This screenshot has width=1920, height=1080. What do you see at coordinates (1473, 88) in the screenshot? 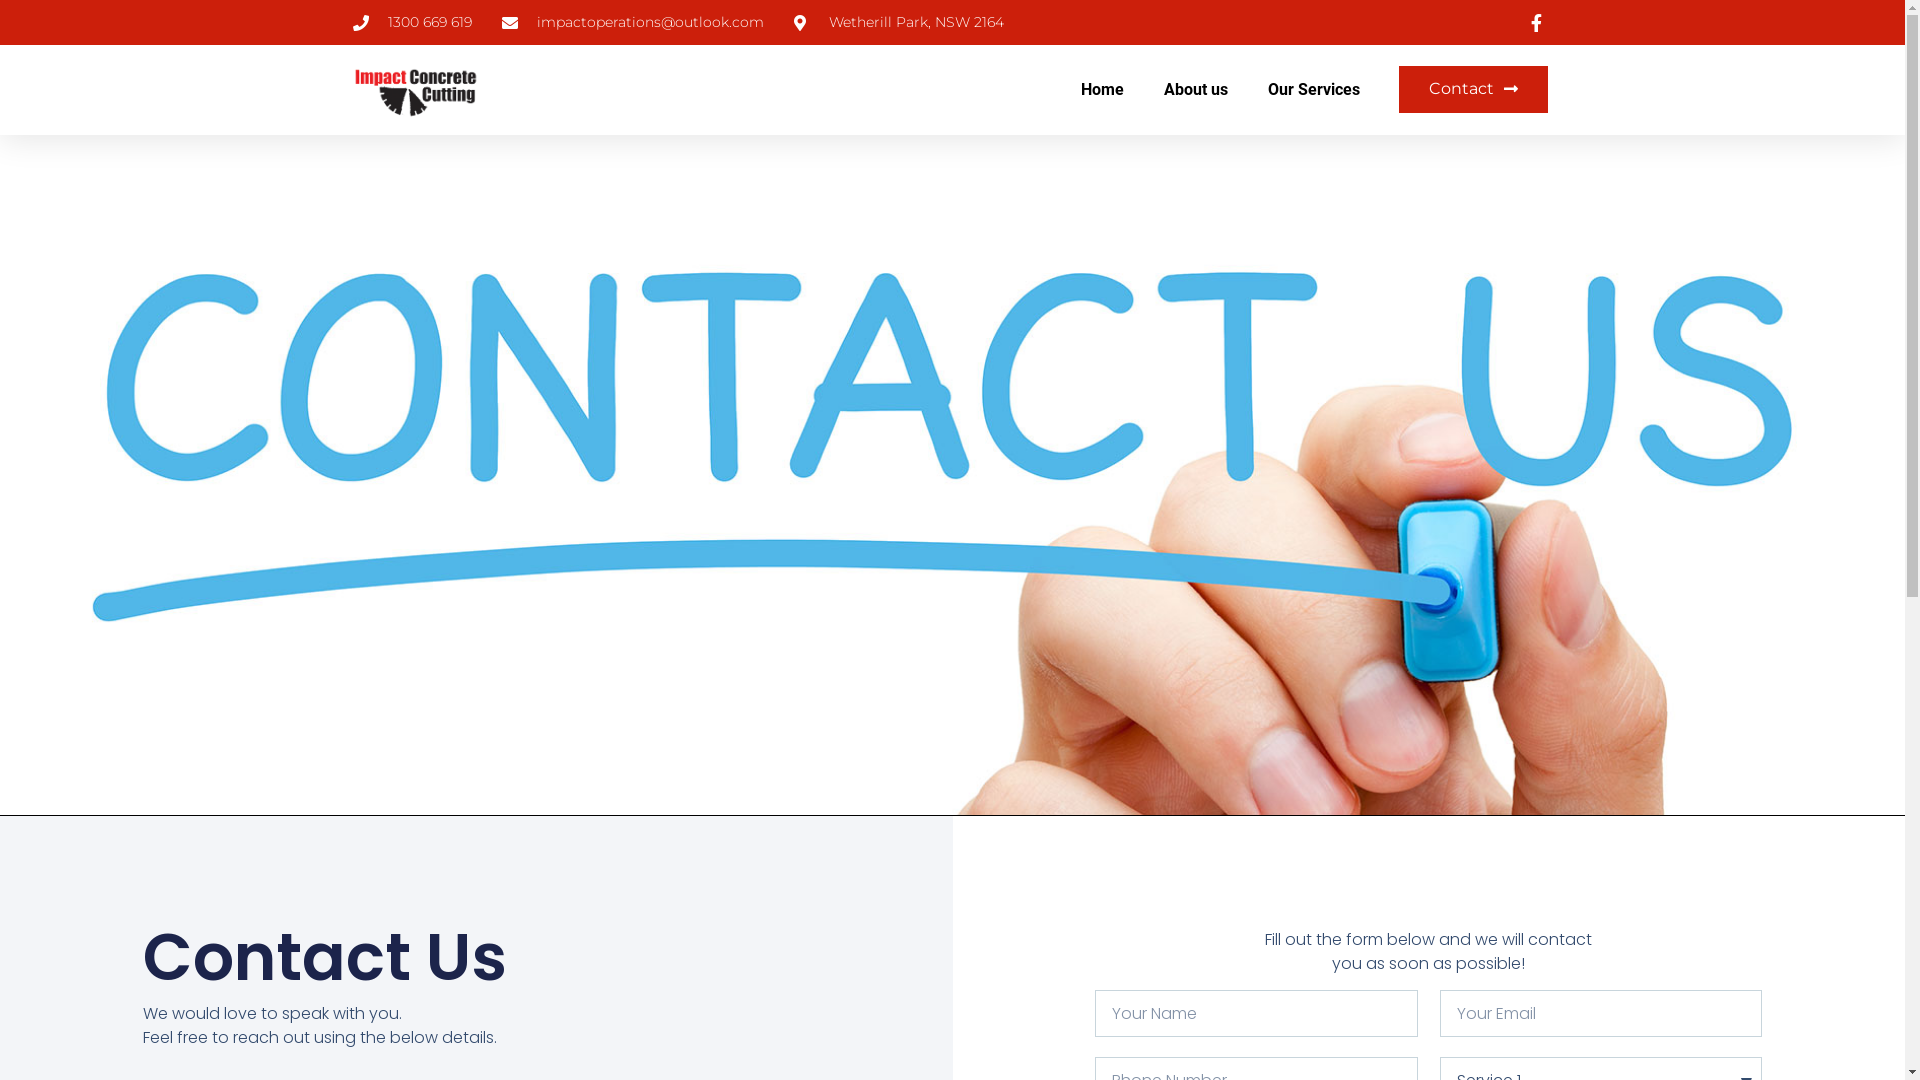
I see `'Contact'` at bounding box center [1473, 88].